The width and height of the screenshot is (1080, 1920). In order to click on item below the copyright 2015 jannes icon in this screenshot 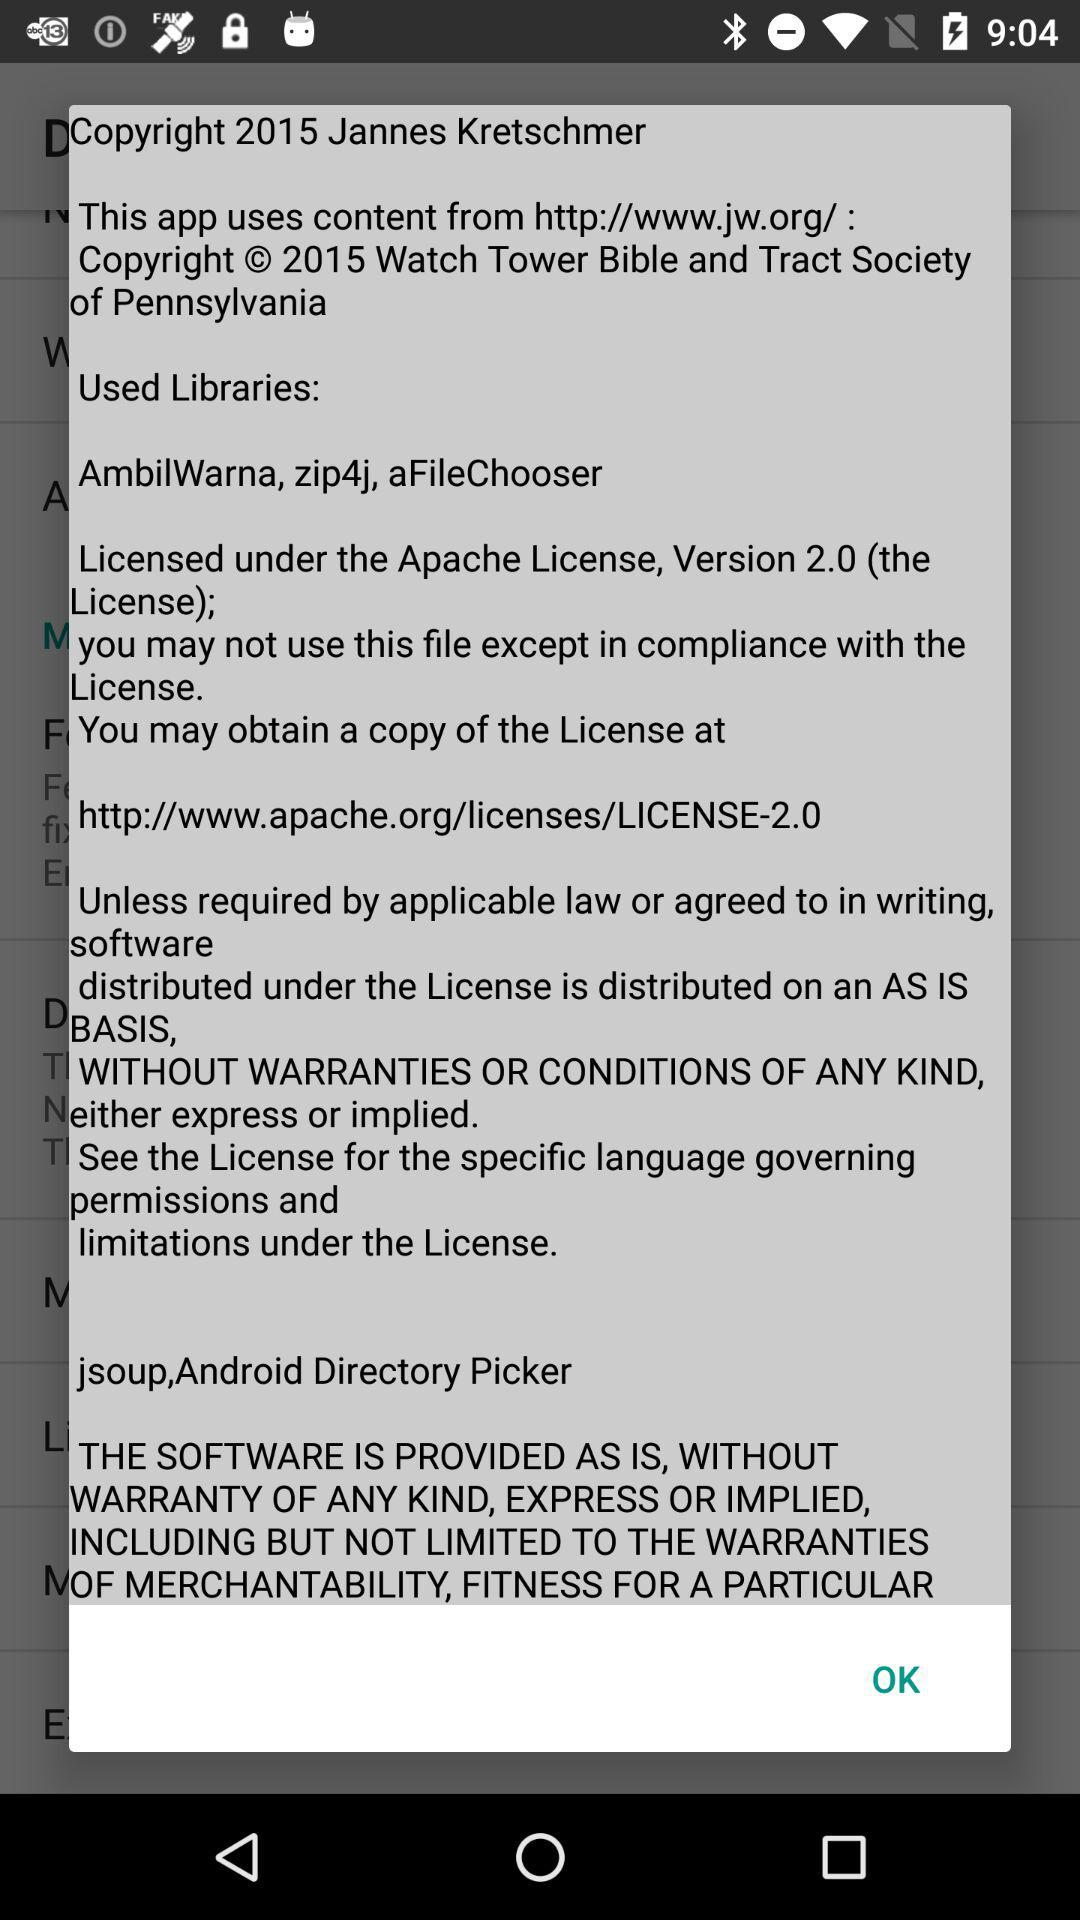, I will do `click(894, 1678)`.